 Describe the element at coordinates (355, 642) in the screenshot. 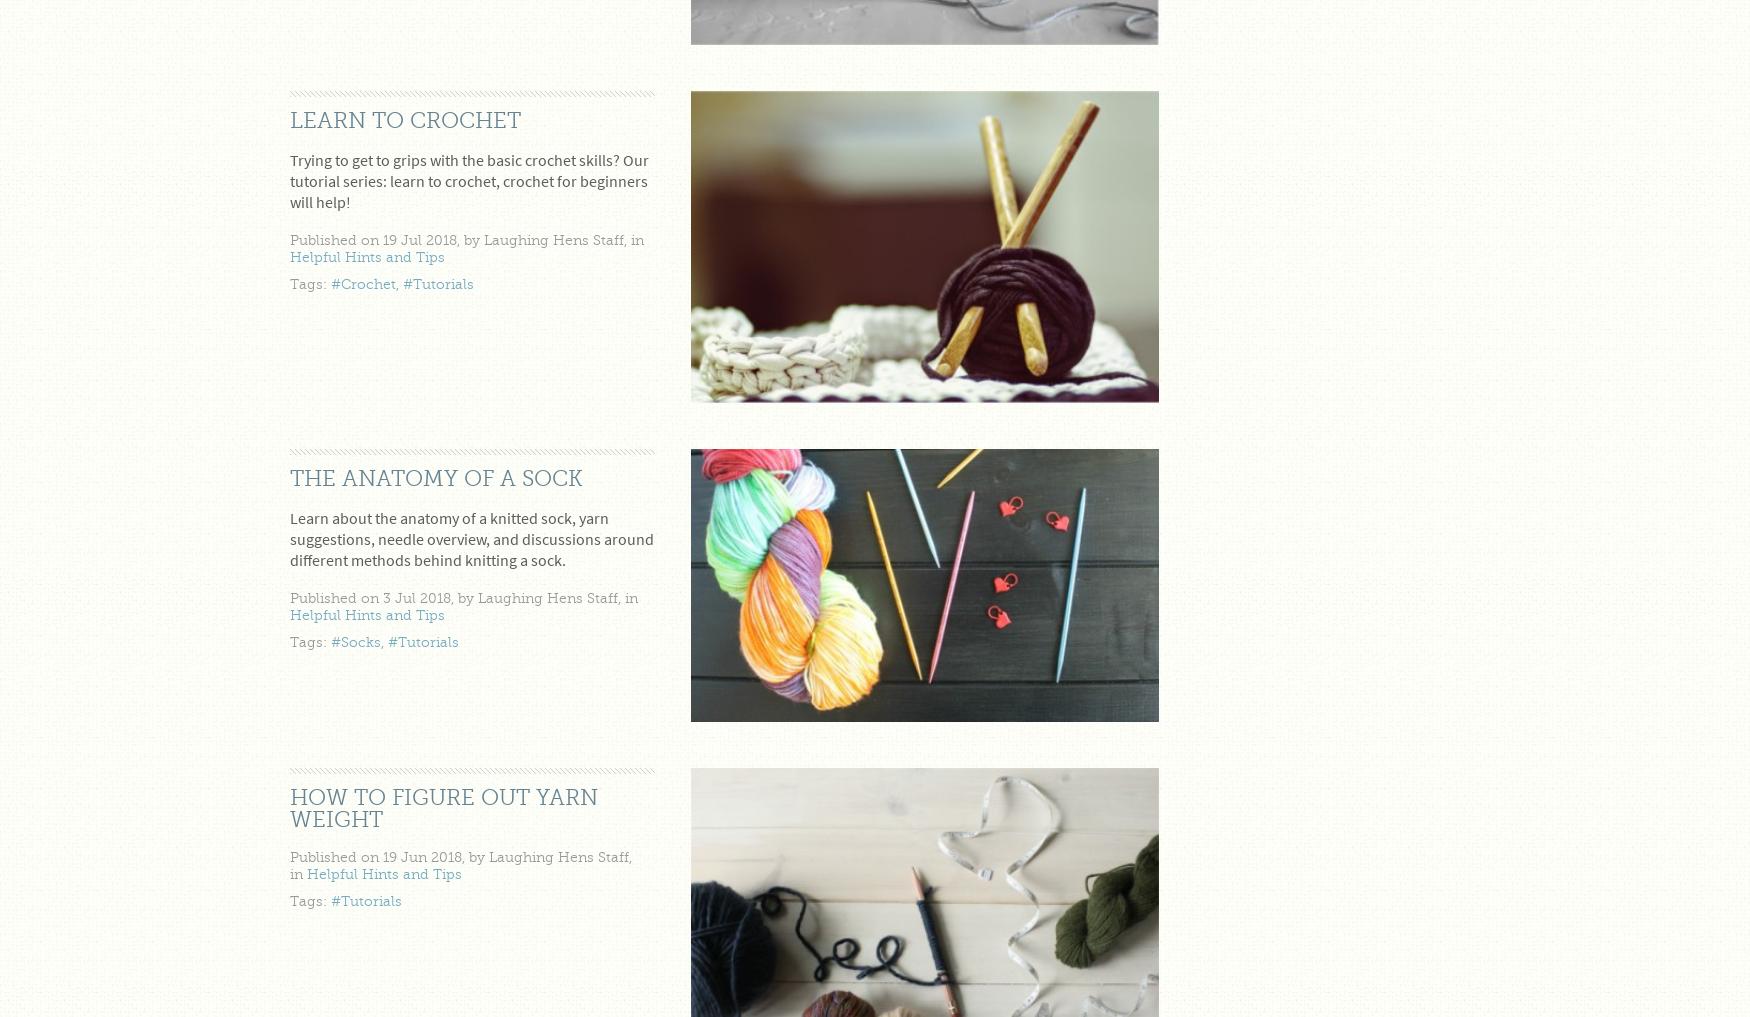

I see `'#Socks'` at that location.